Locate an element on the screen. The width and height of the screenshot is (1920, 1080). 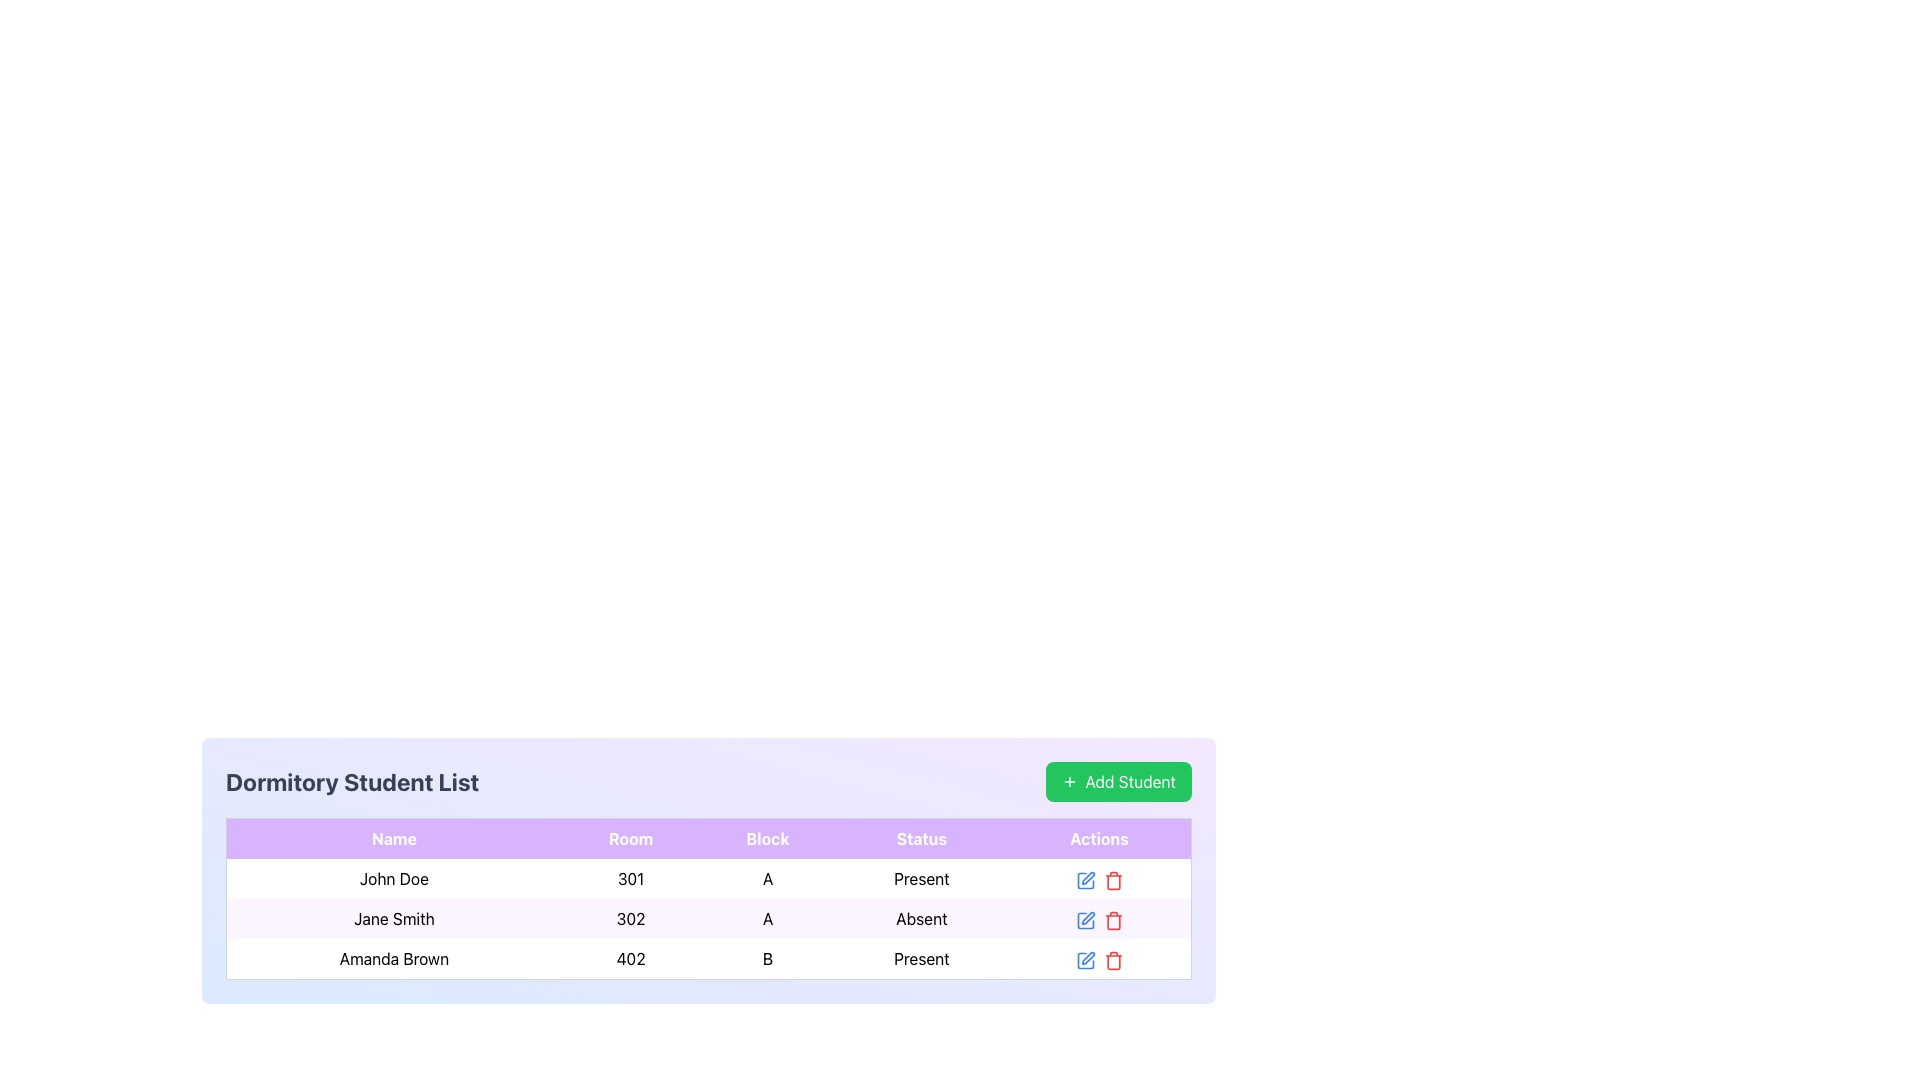
the Edit button for the student 'Amanda Brown', located in the Actions column of the last row of the table is located at coordinates (1087, 957).